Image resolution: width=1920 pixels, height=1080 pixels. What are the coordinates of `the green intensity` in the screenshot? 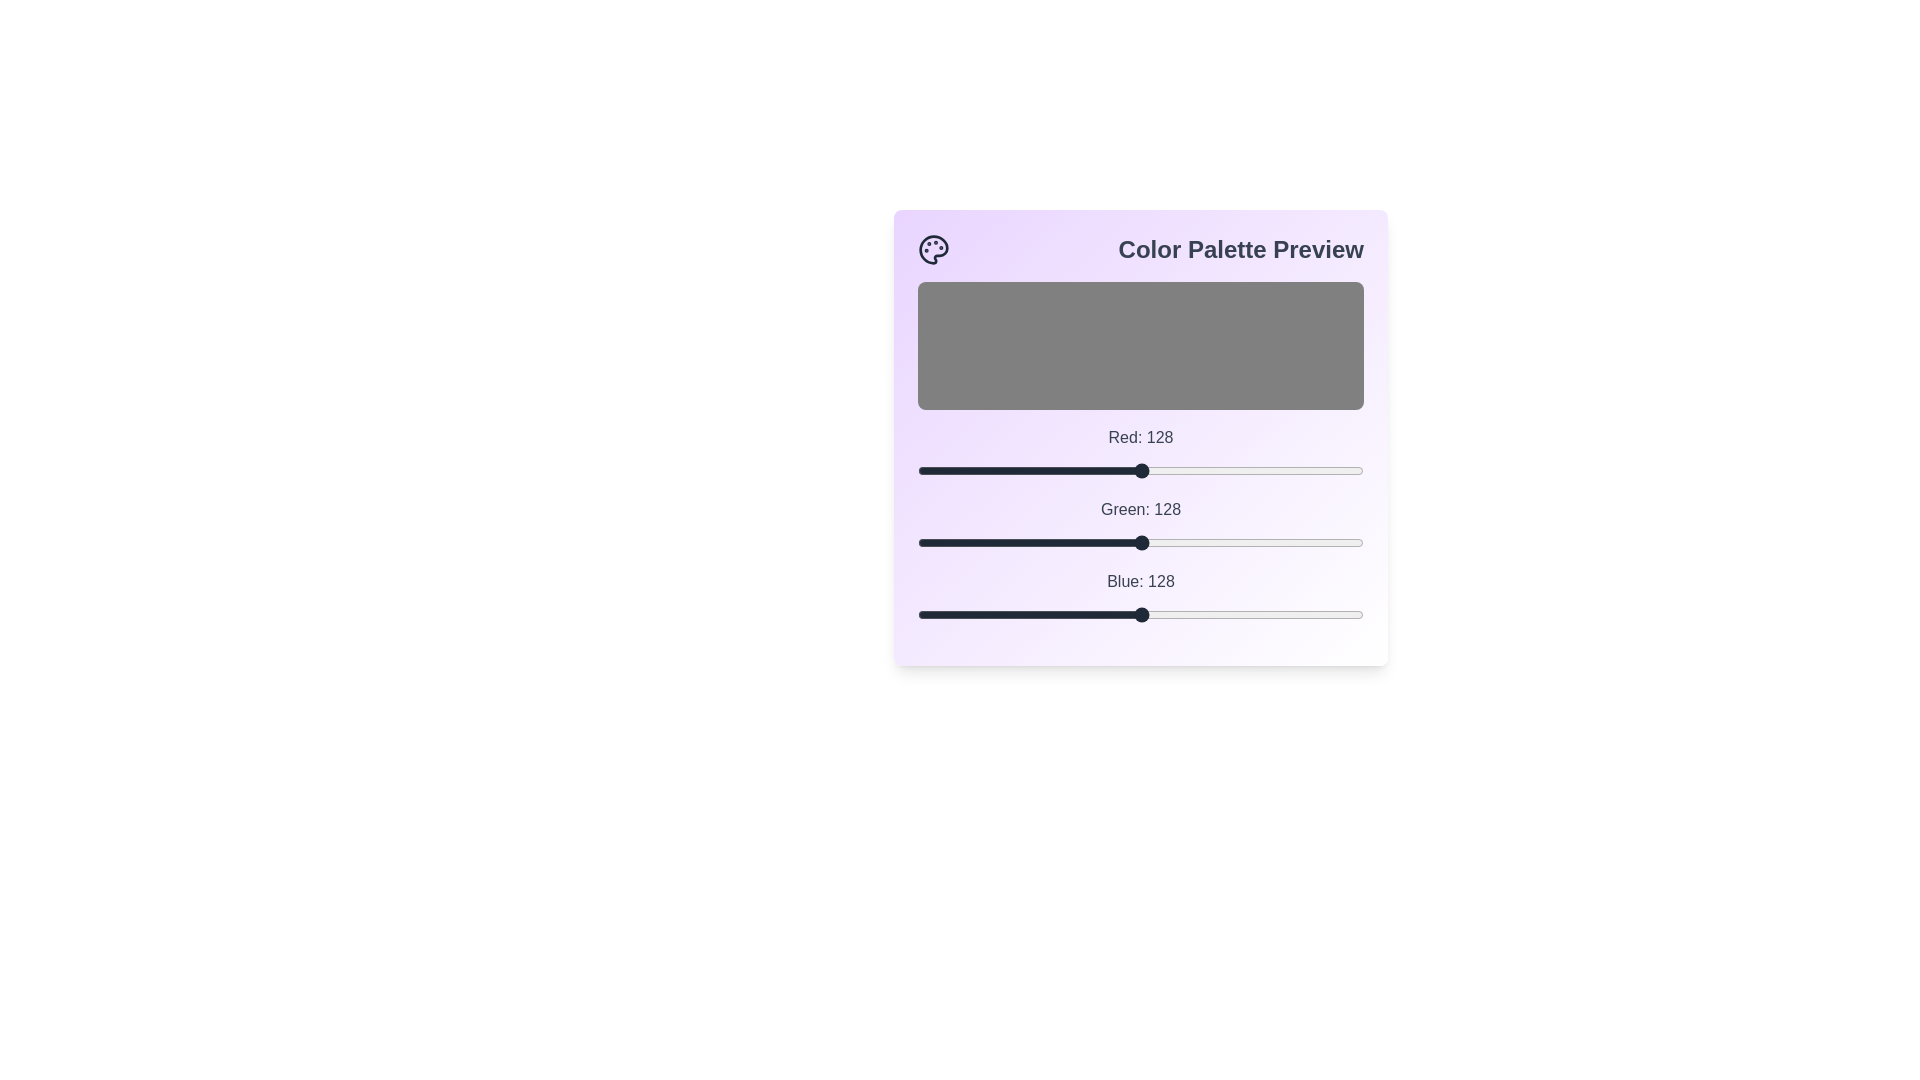 It's located at (943, 543).